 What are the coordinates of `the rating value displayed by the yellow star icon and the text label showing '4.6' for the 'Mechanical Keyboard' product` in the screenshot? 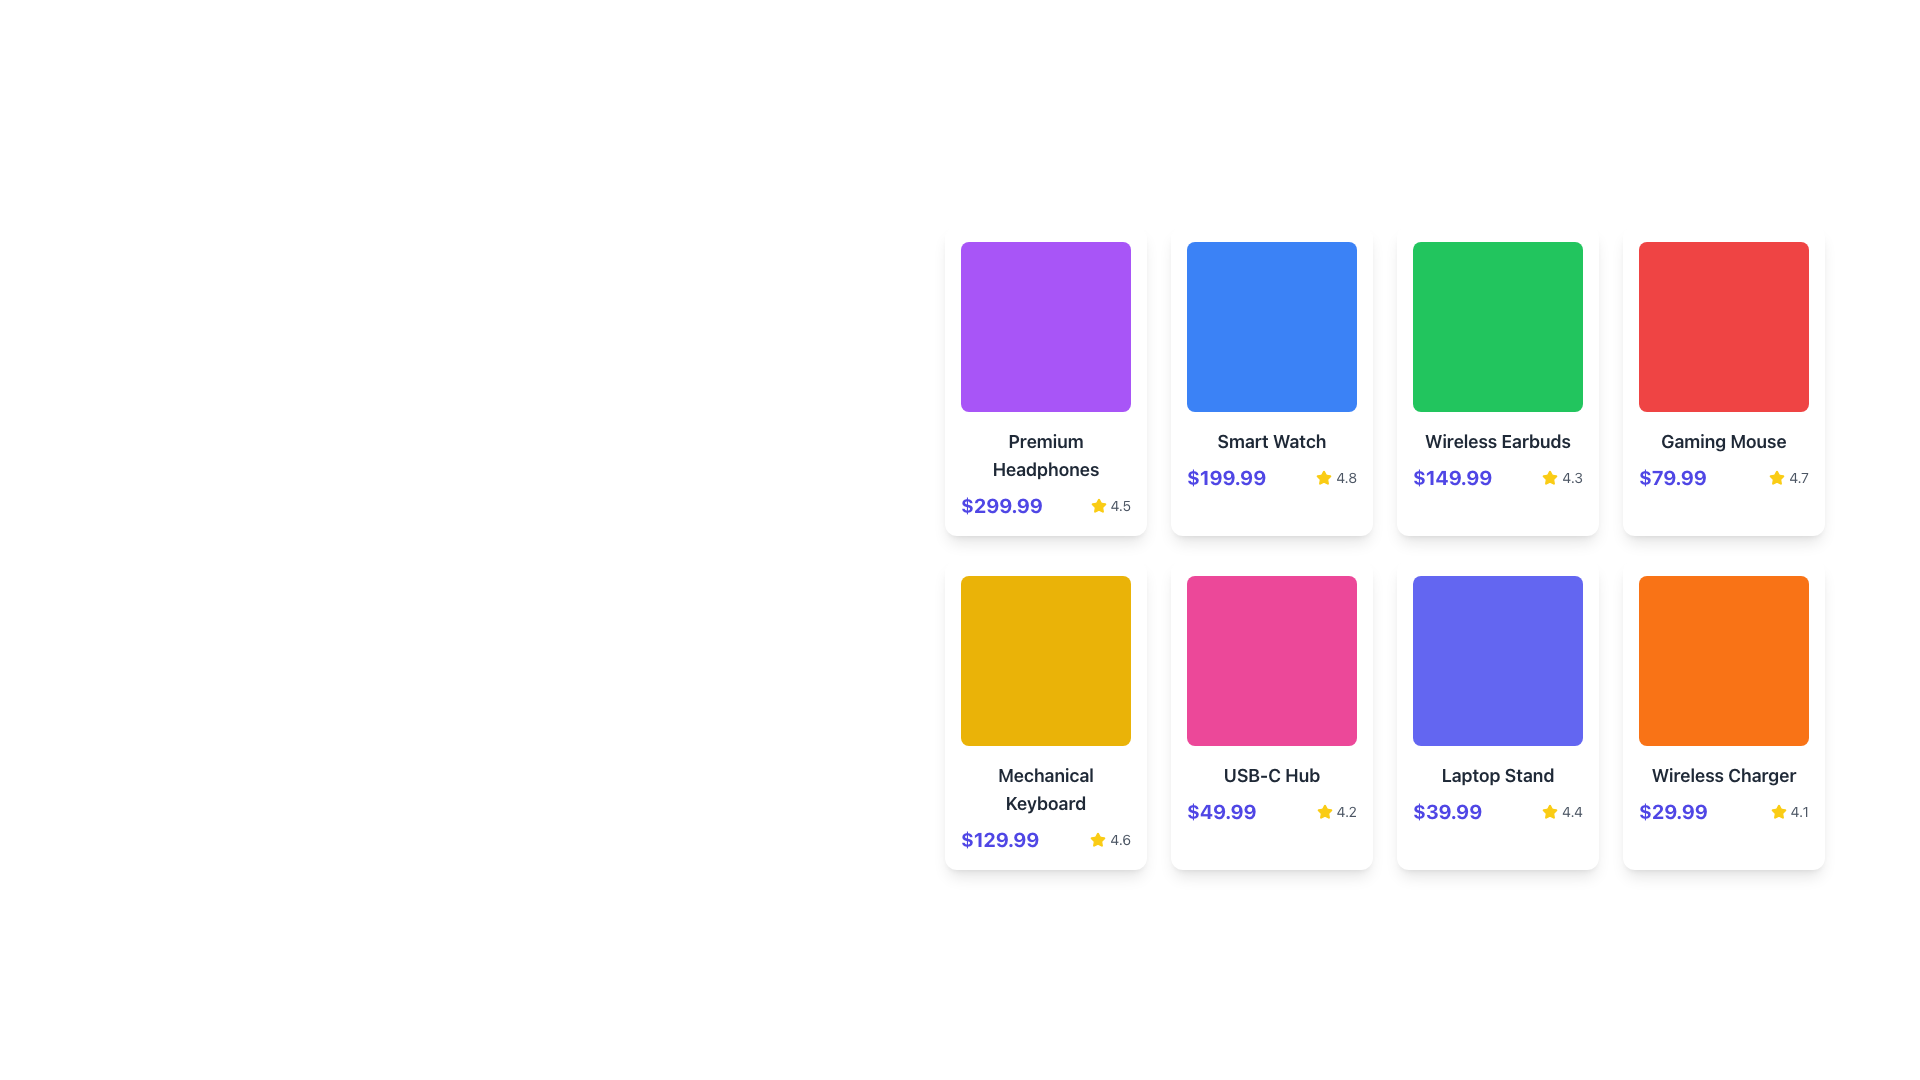 It's located at (1109, 840).